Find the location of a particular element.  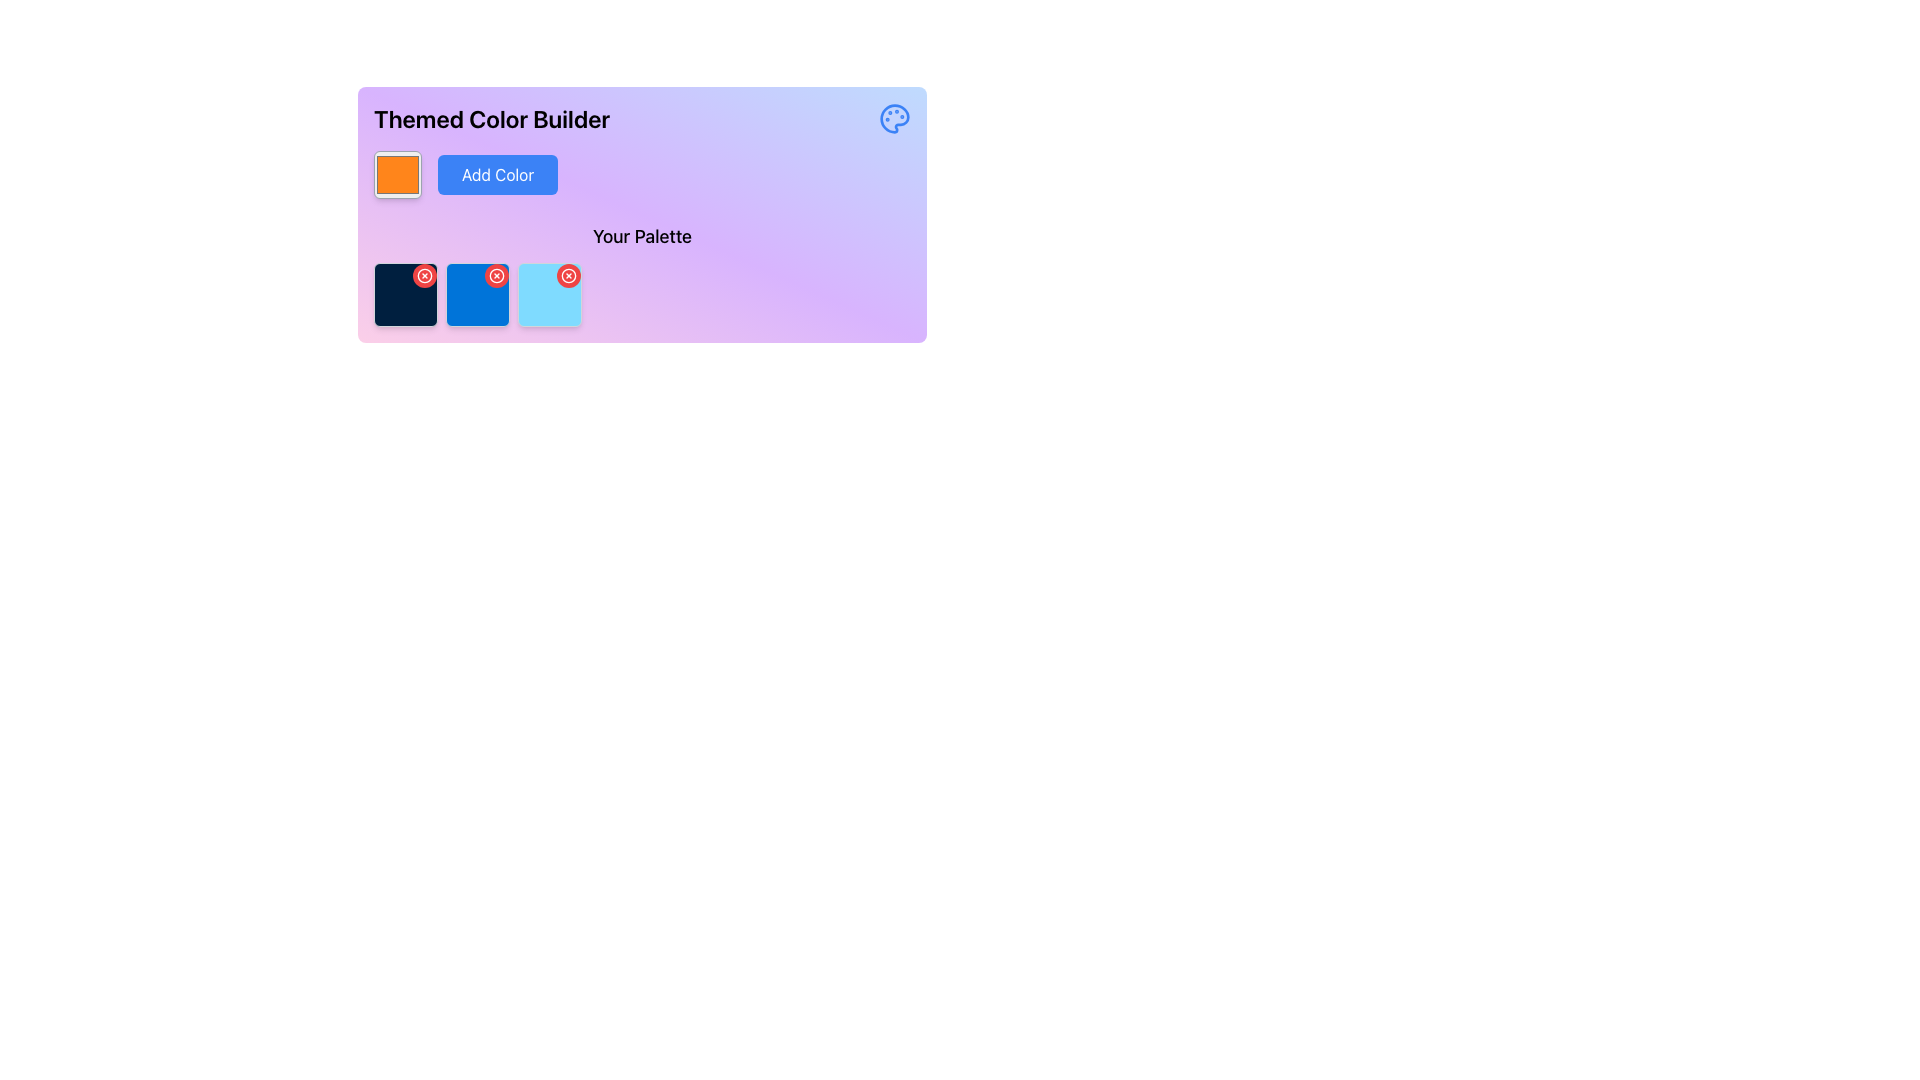

the blue rectangular button labeled 'Add Color' is located at coordinates (498, 173).